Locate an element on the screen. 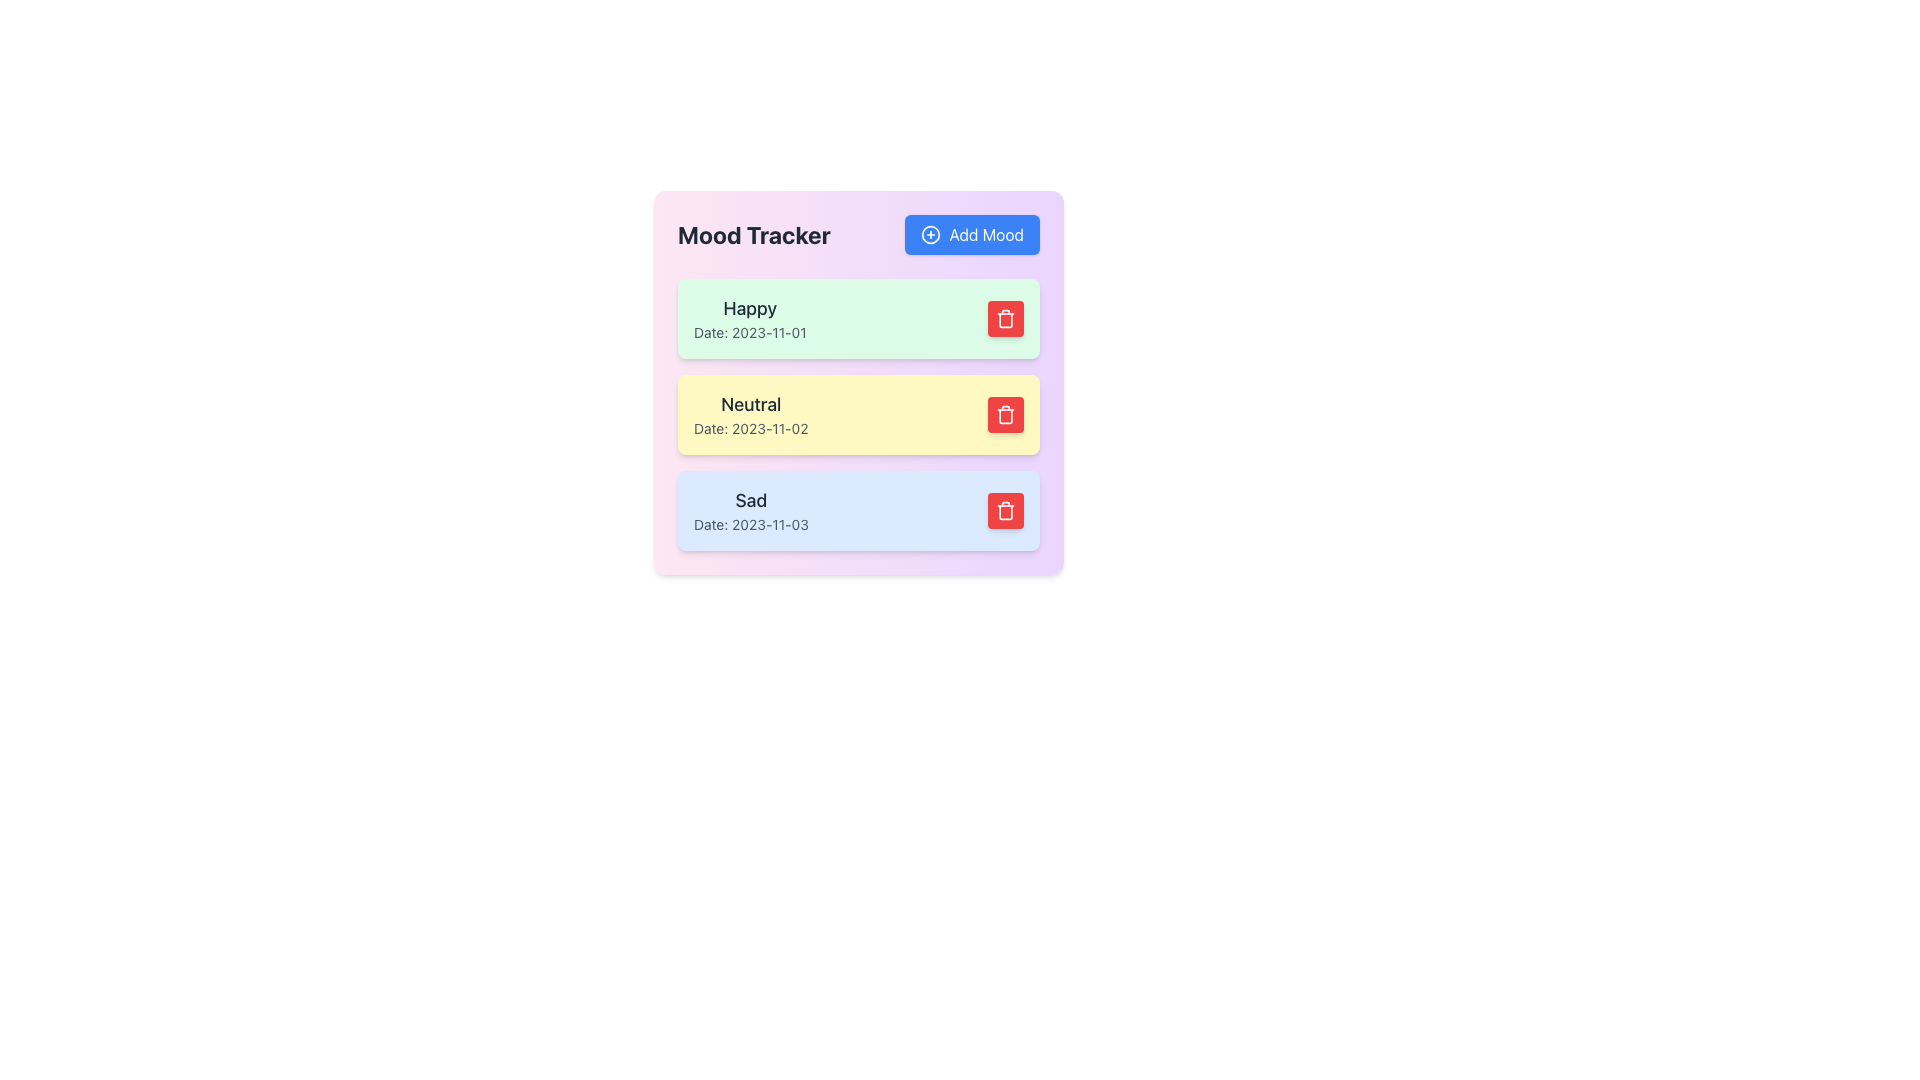 The height and width of the screenshot is (1080, 1920). the prominent red square button with a white trashcan icon, located within the 'Neutral' yellow card on the right side is located at coordinates (1006, 414).